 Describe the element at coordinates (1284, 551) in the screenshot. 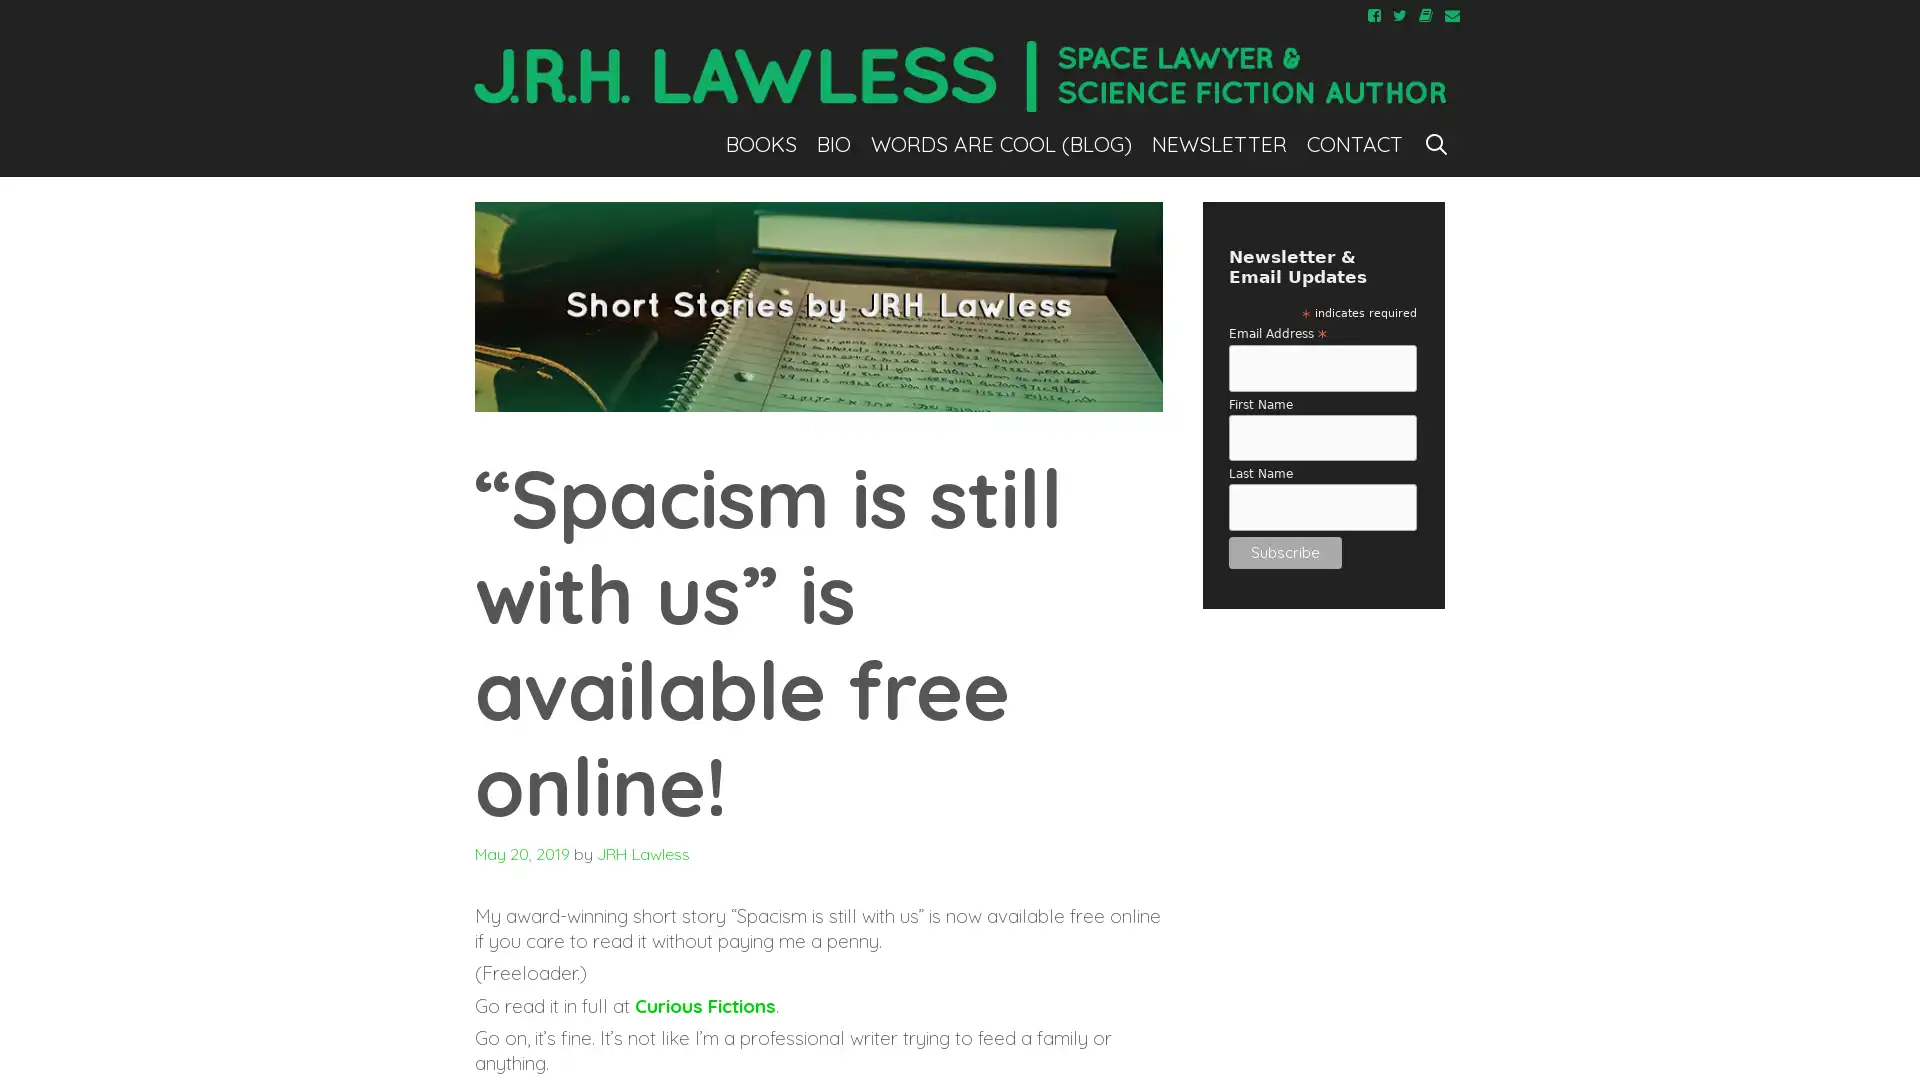

I see `Subscribe` at that location.